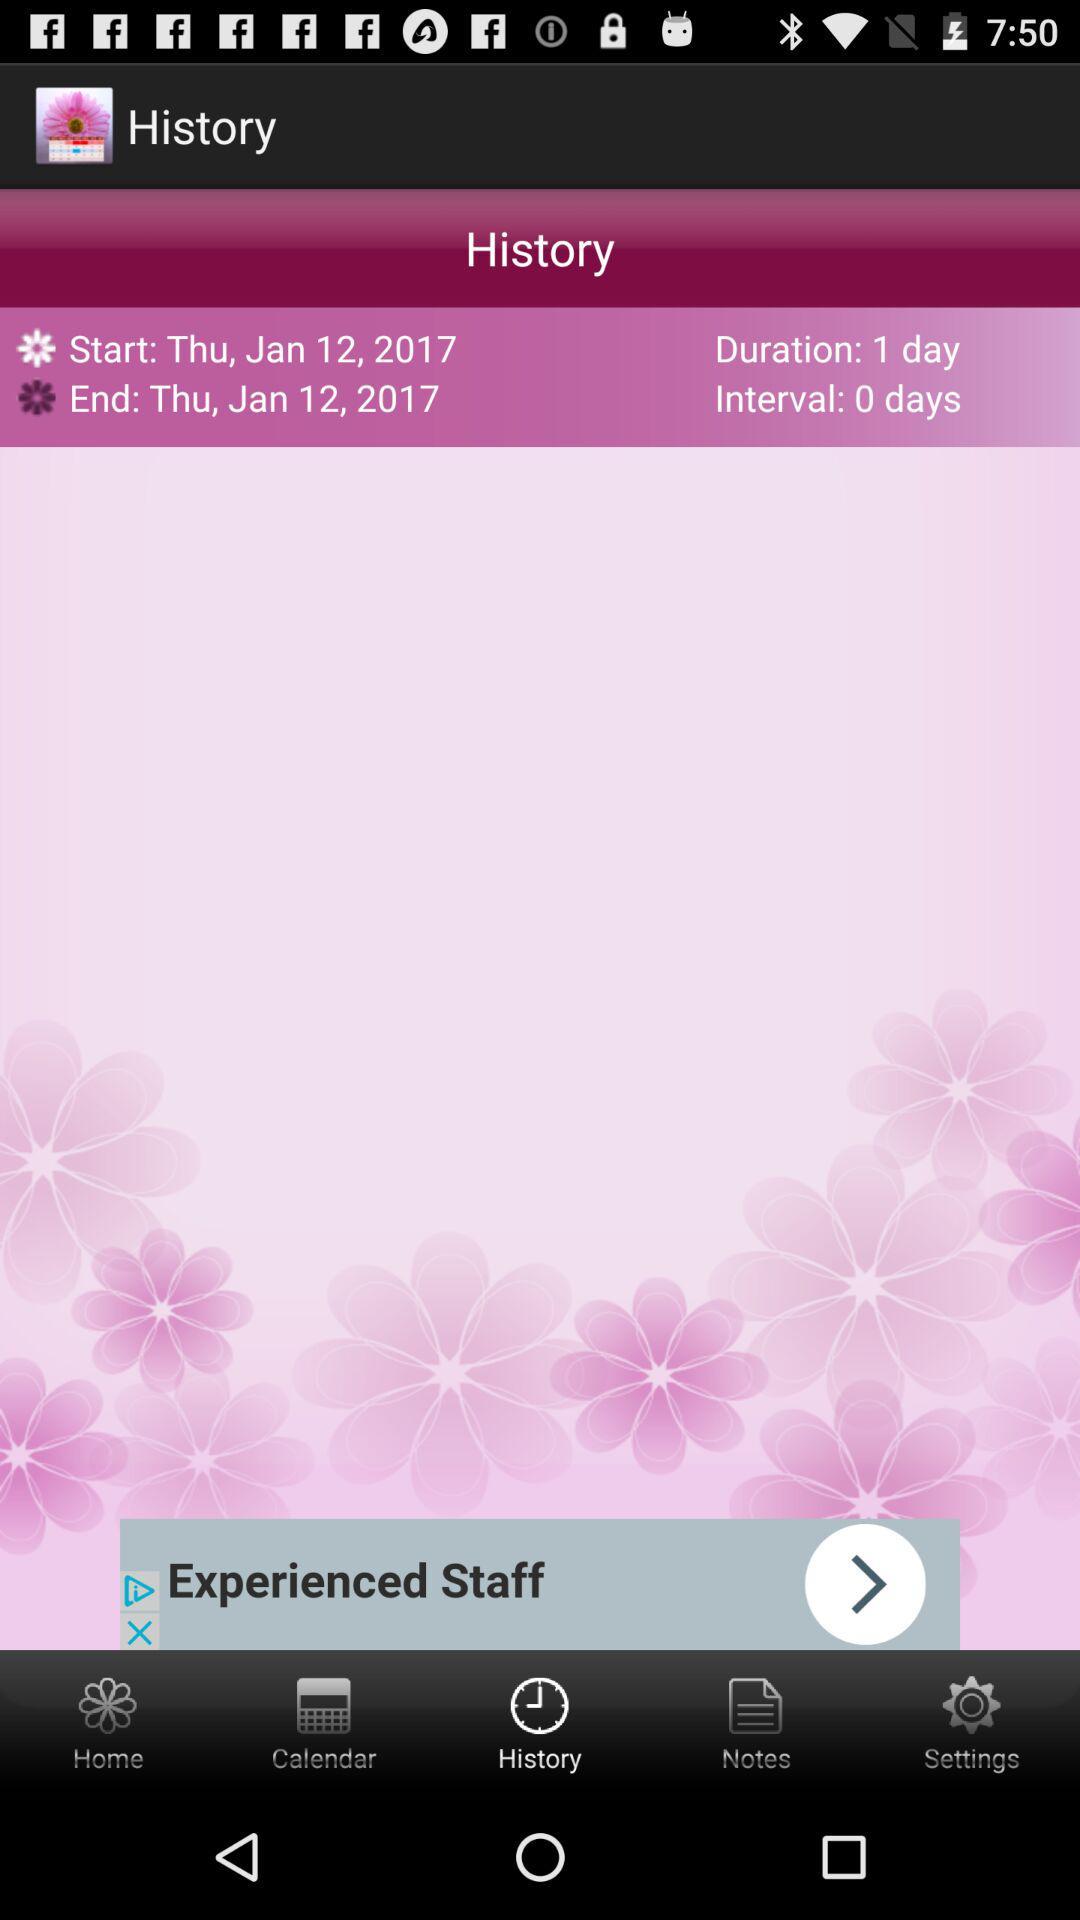 This screenshot has width=1080, height=1920. I want to click on advertisement banner, so click(540, 1583).